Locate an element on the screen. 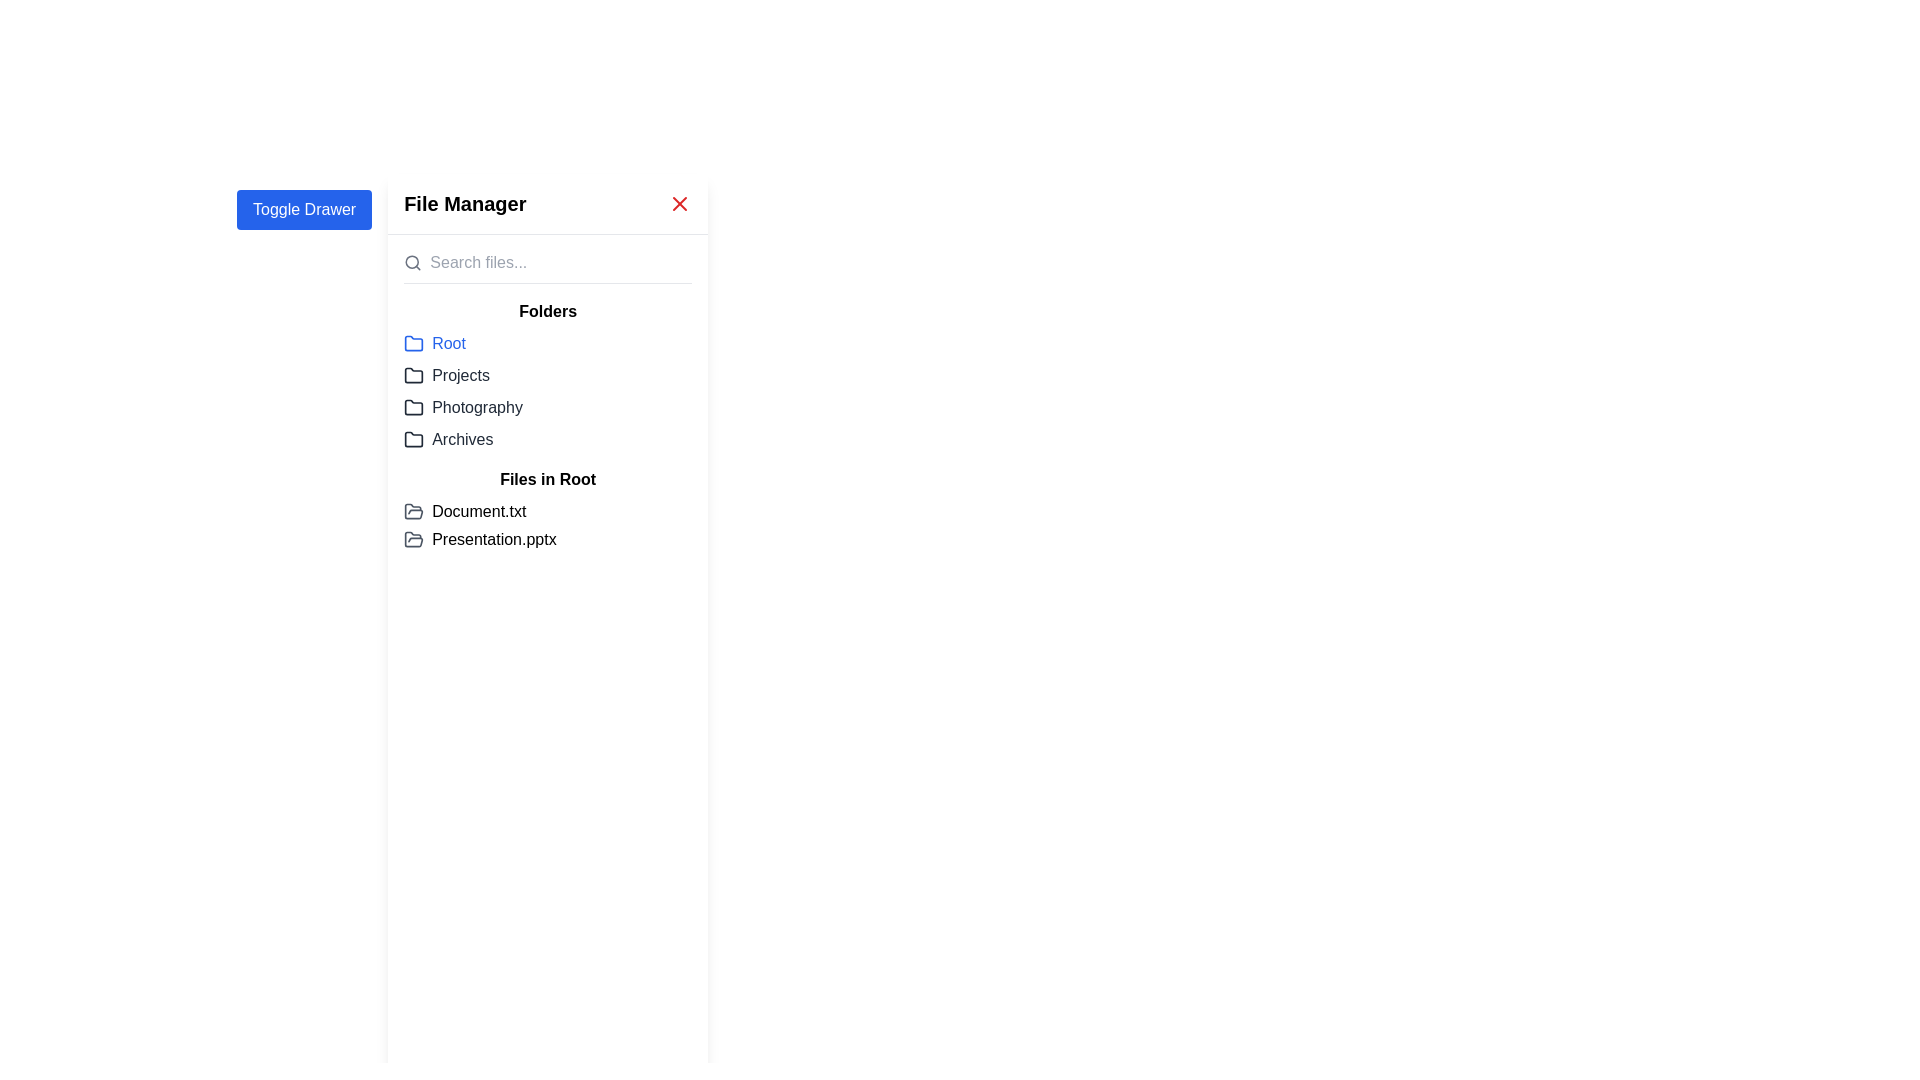 This screenshot has height=1080, width=1920. the 'Photography' folder icon in the file manager interface, which is the third item in the list of folder icons is located at coordinates (413, 406).